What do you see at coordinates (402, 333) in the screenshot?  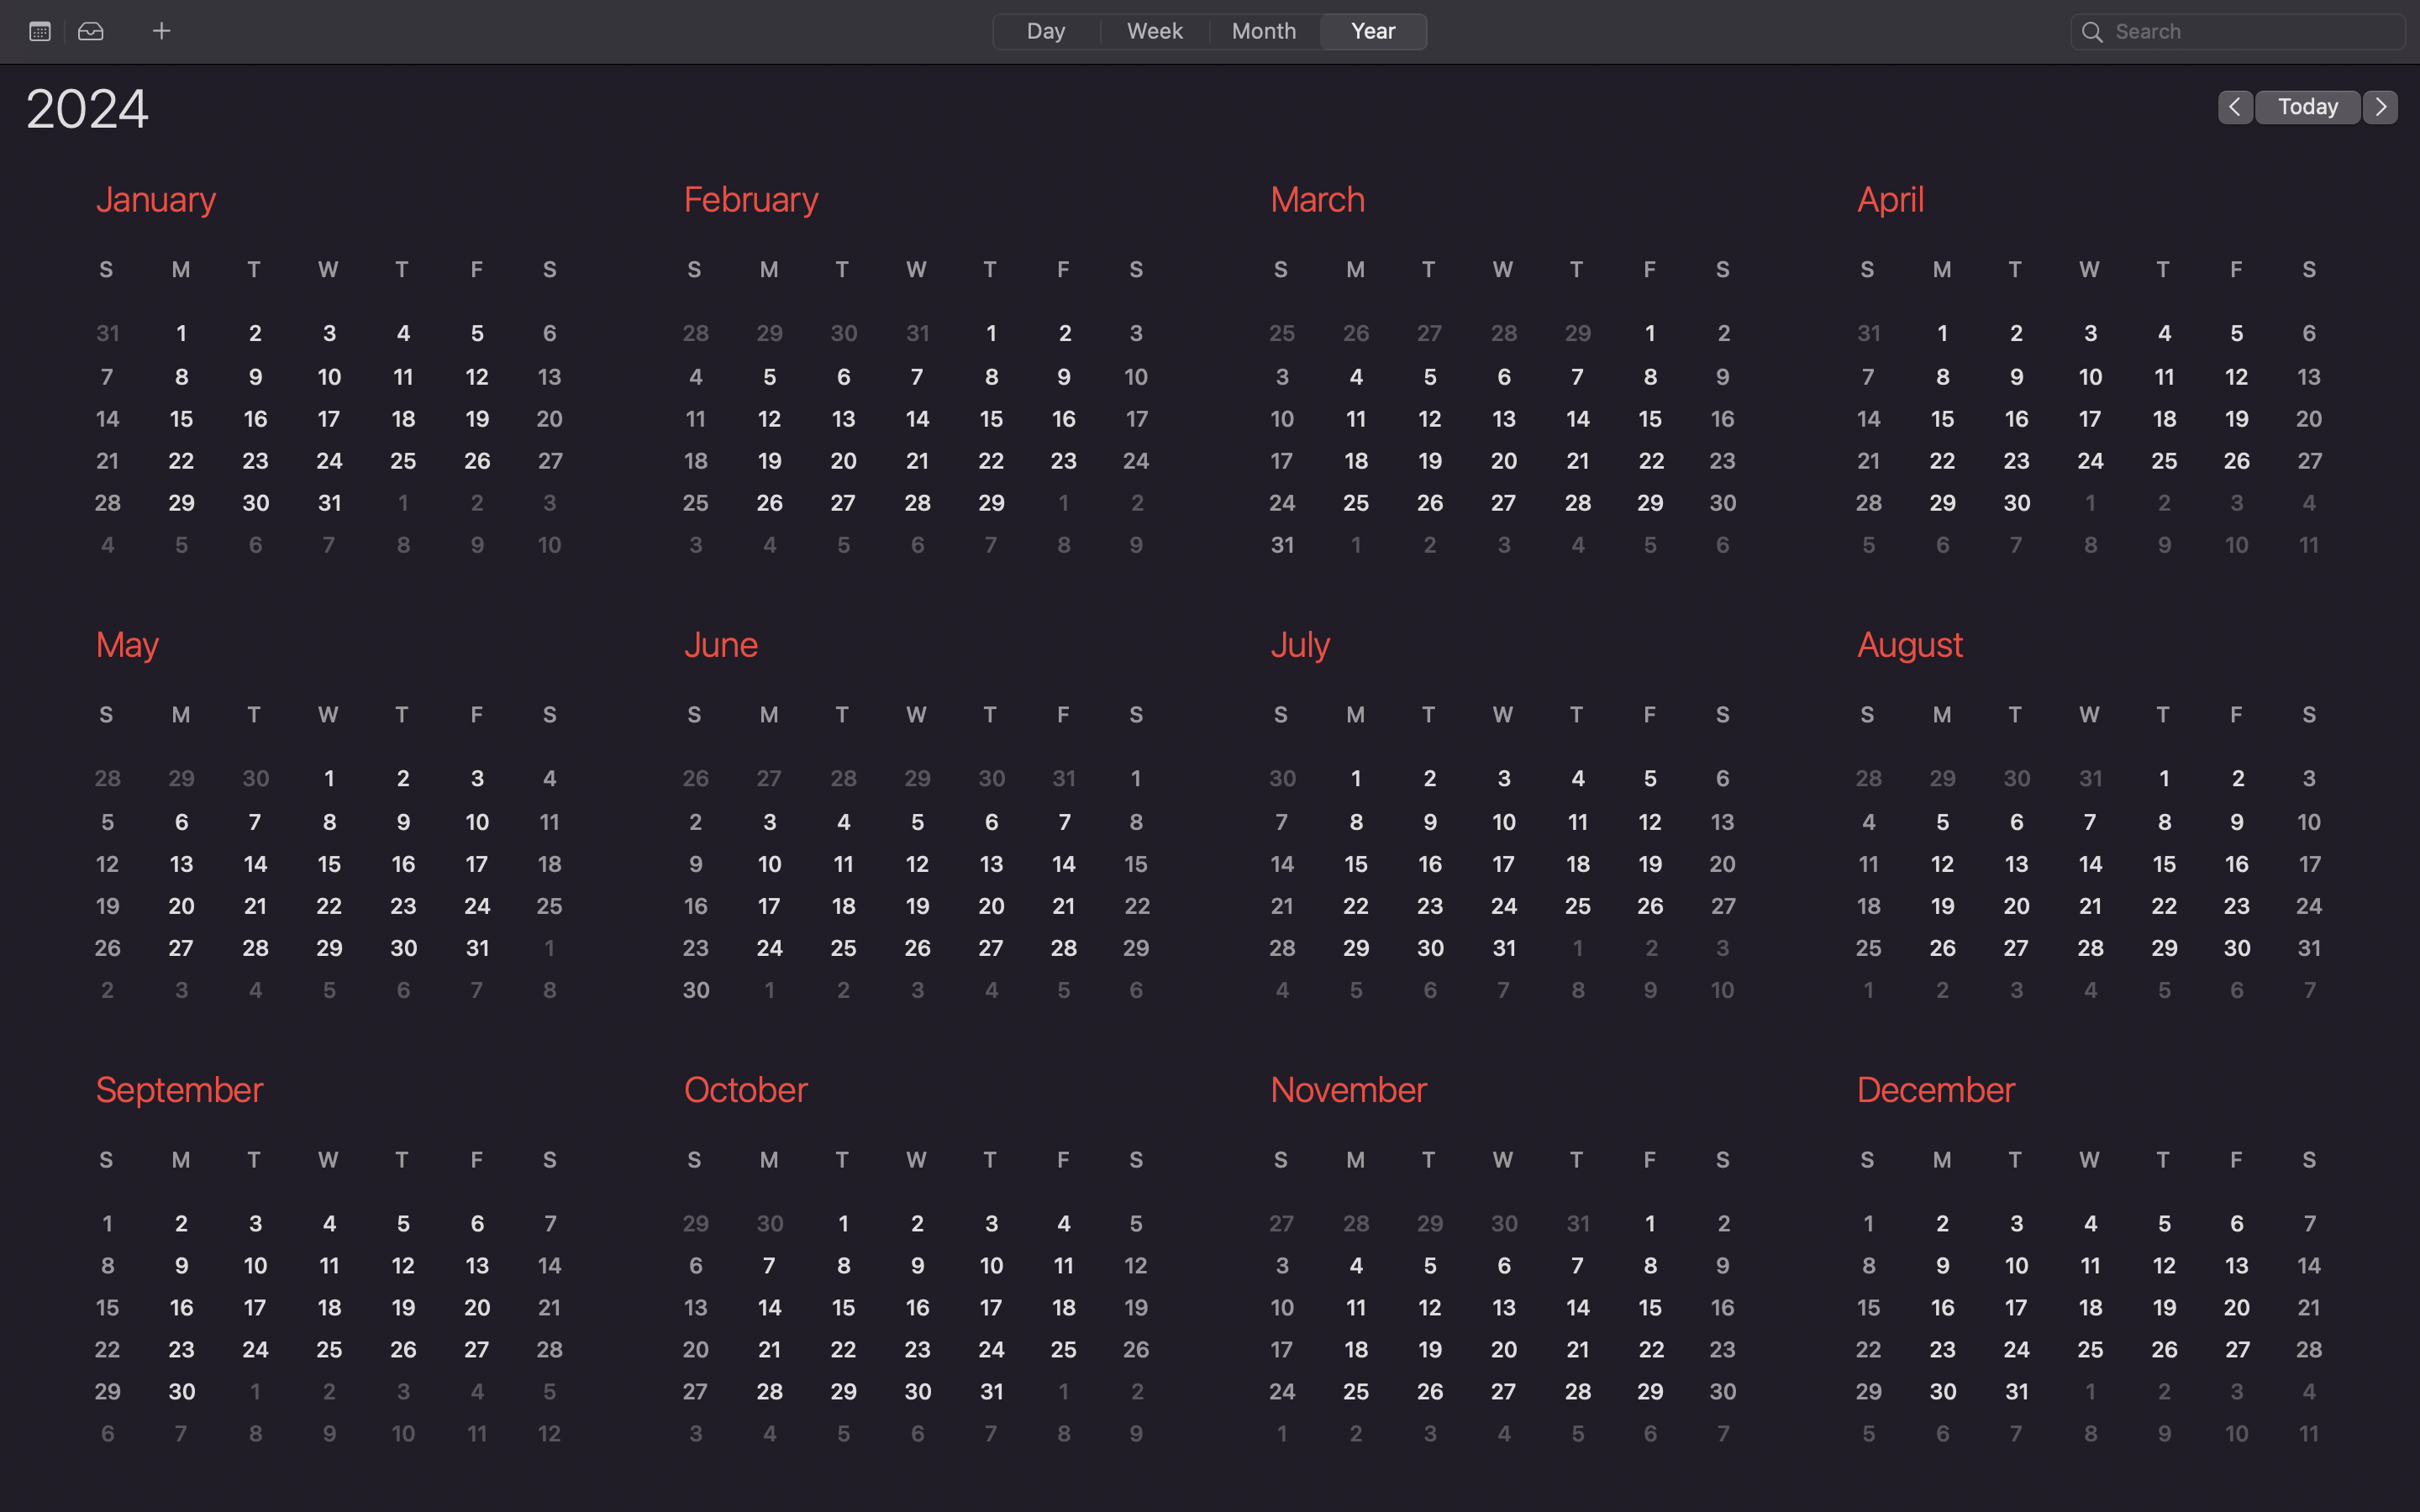 I see `the 4th of January on the calendar` at bounding box center [402, 333].